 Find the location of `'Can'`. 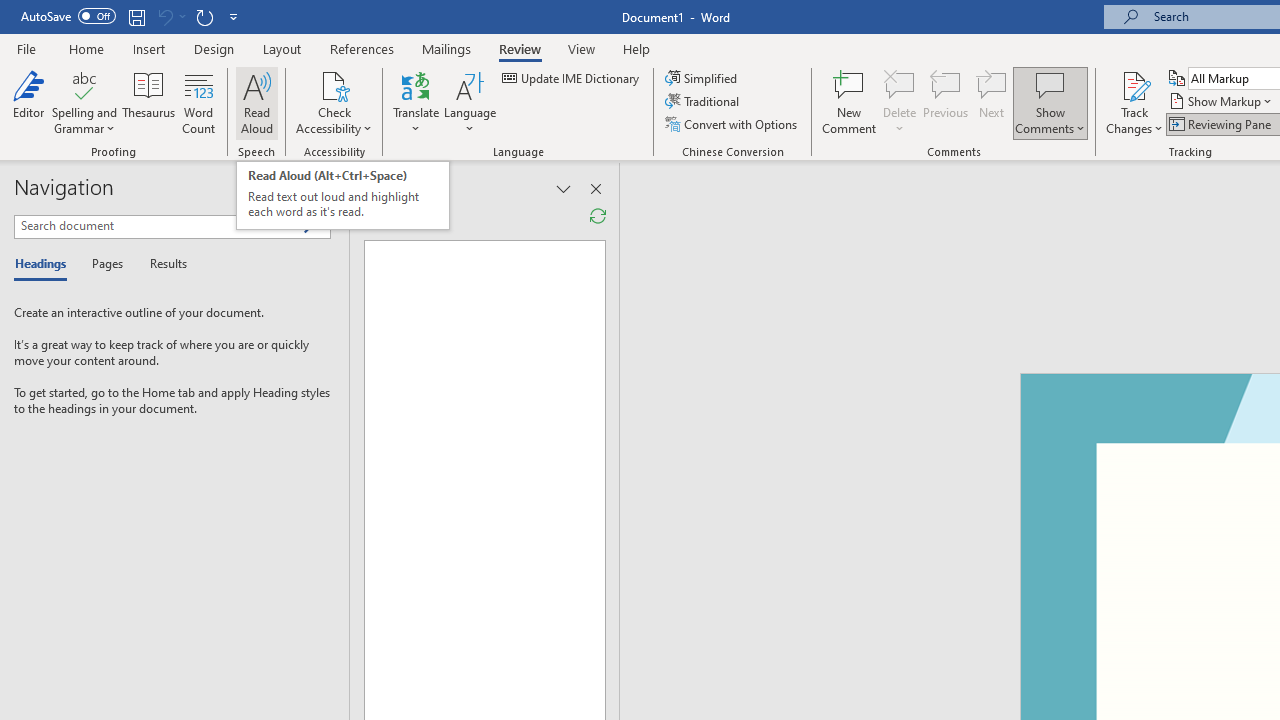

'Can' is located at coordinates (164, 16).